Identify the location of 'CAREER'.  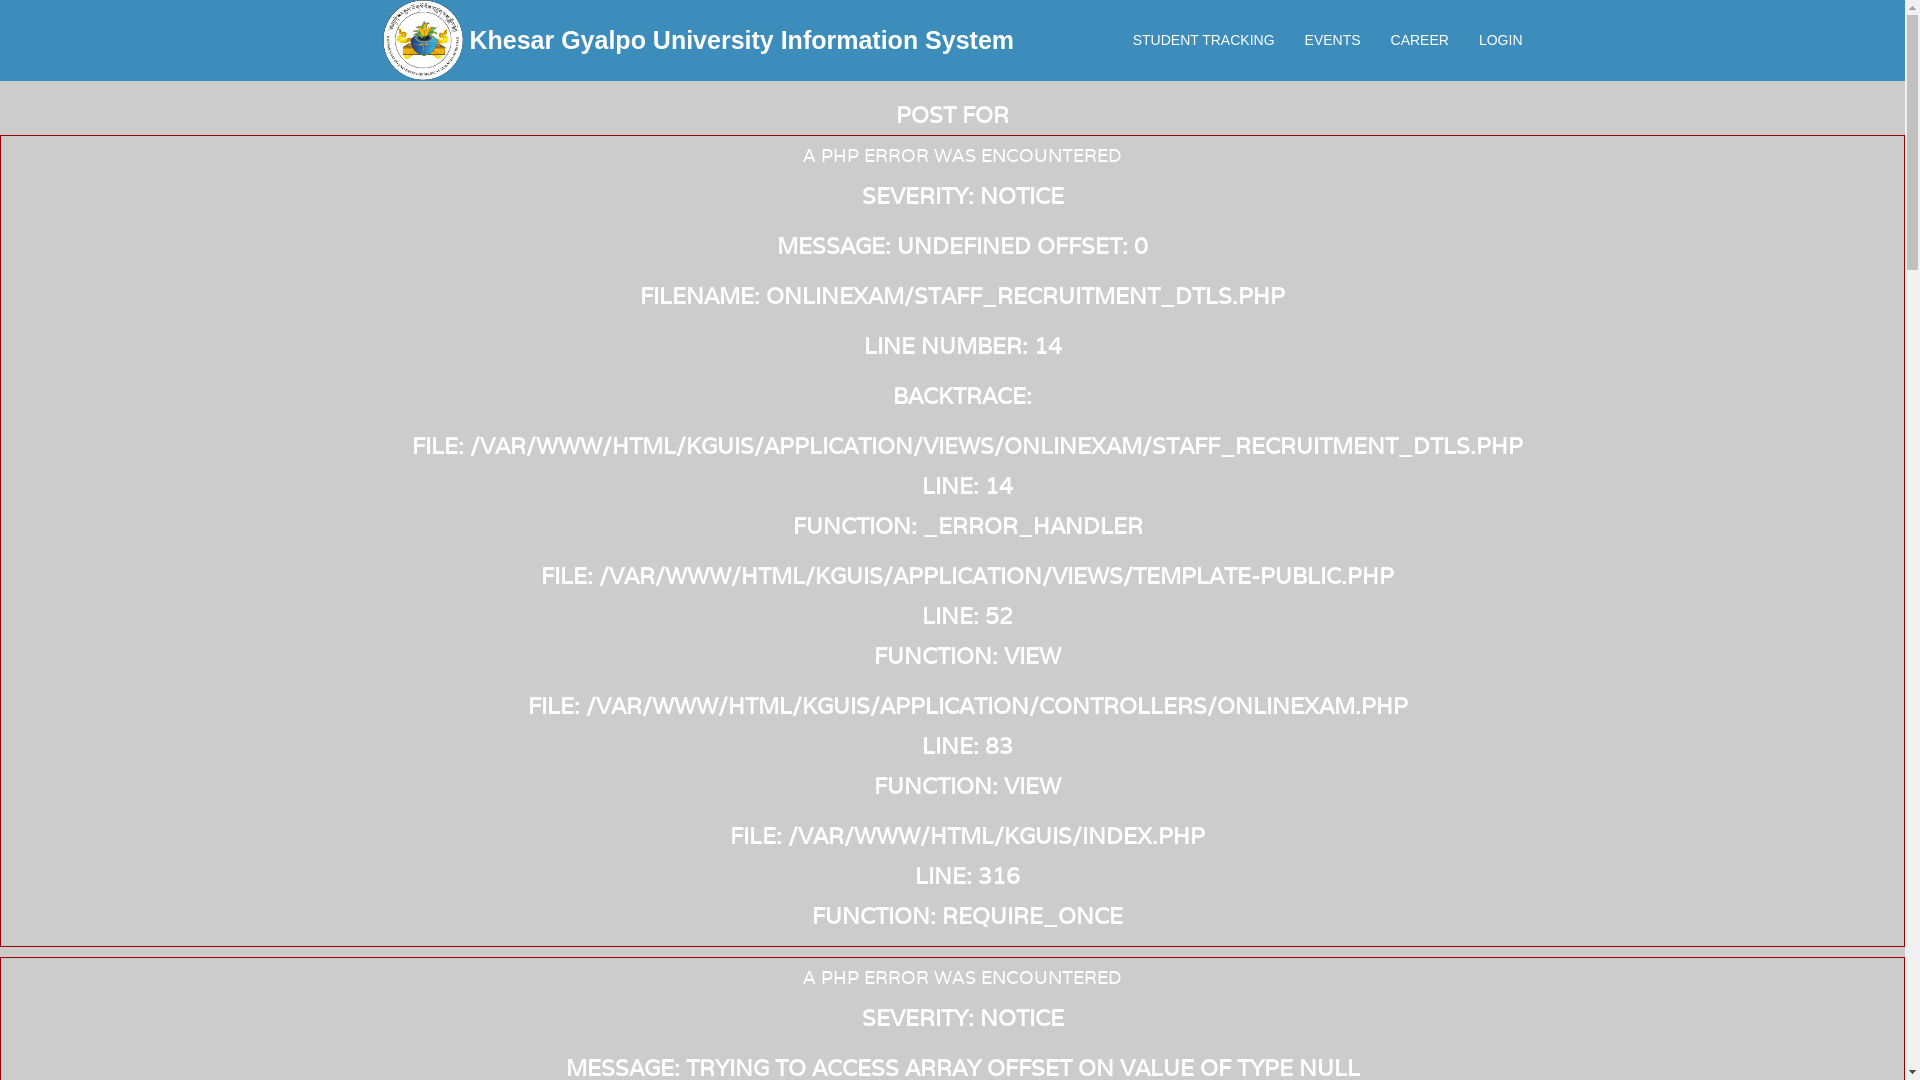
(1419, 39).